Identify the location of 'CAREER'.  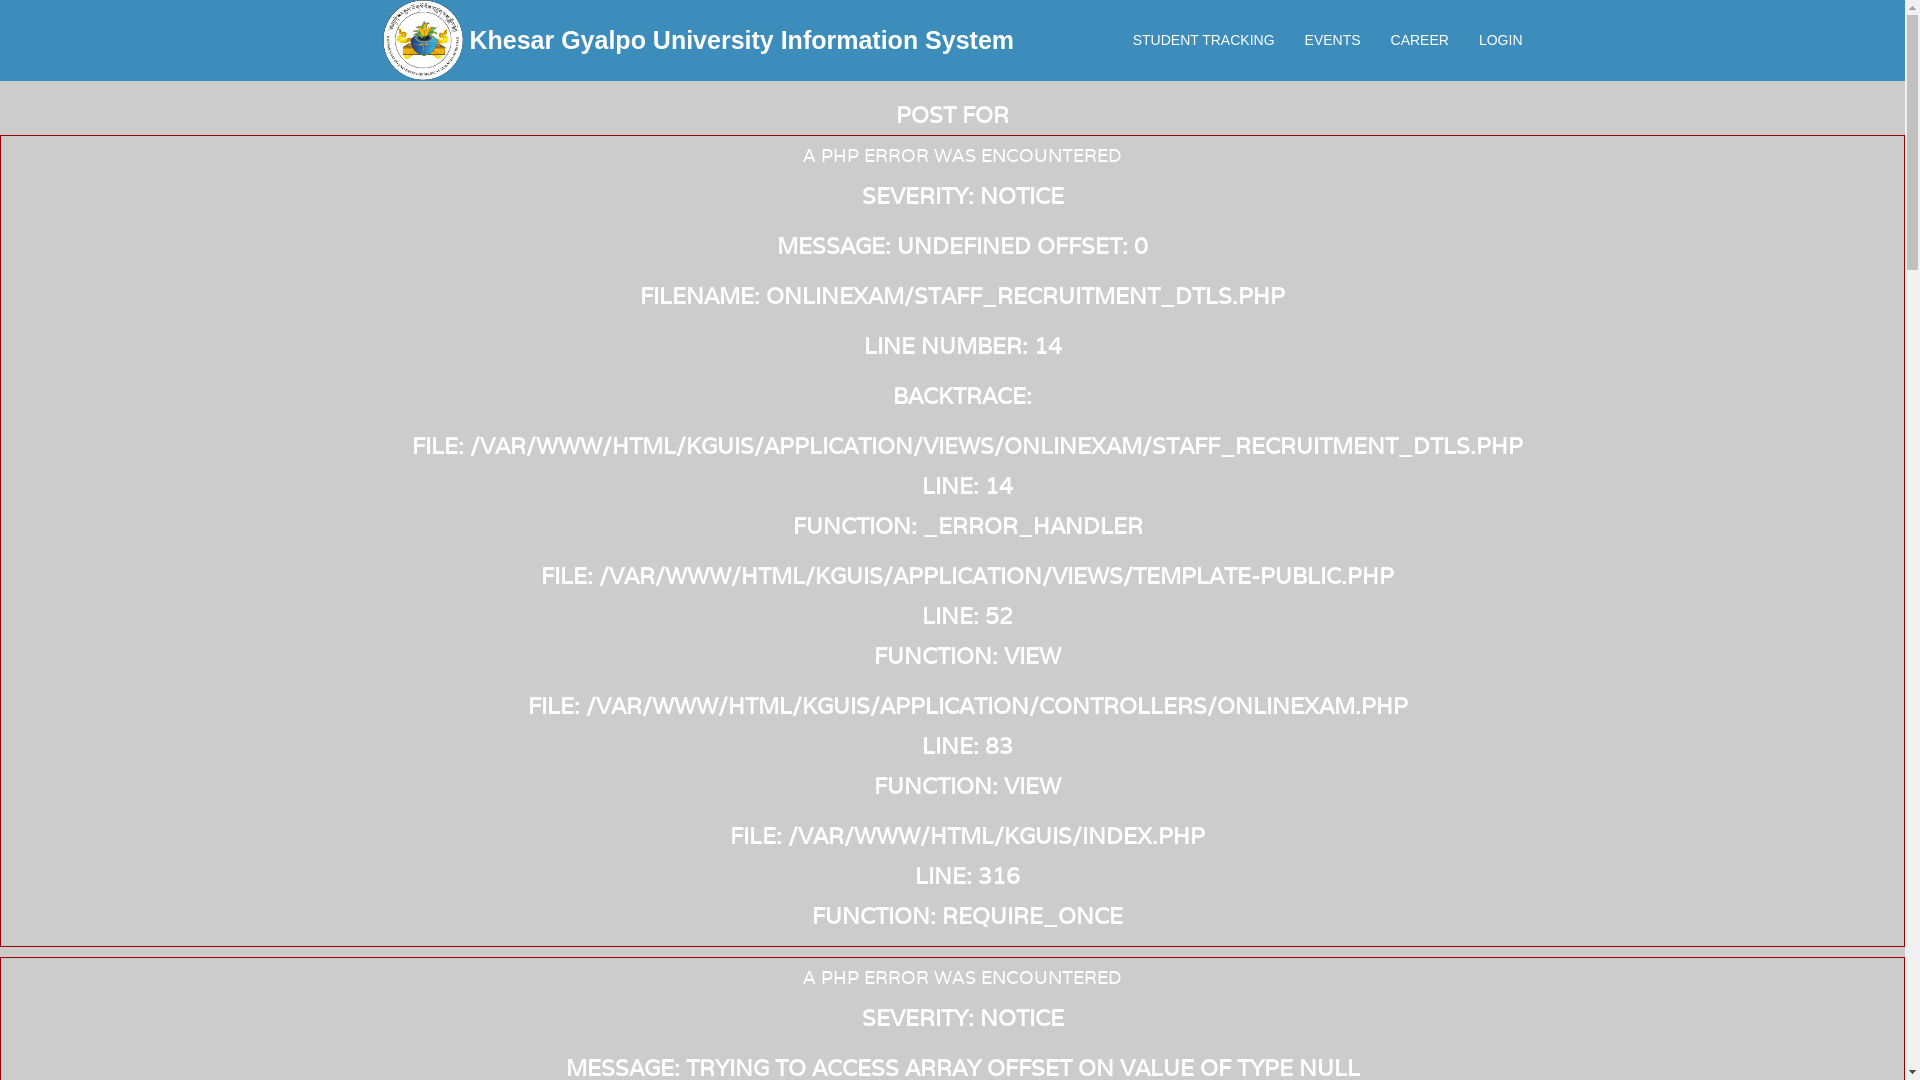
(1419, 39).